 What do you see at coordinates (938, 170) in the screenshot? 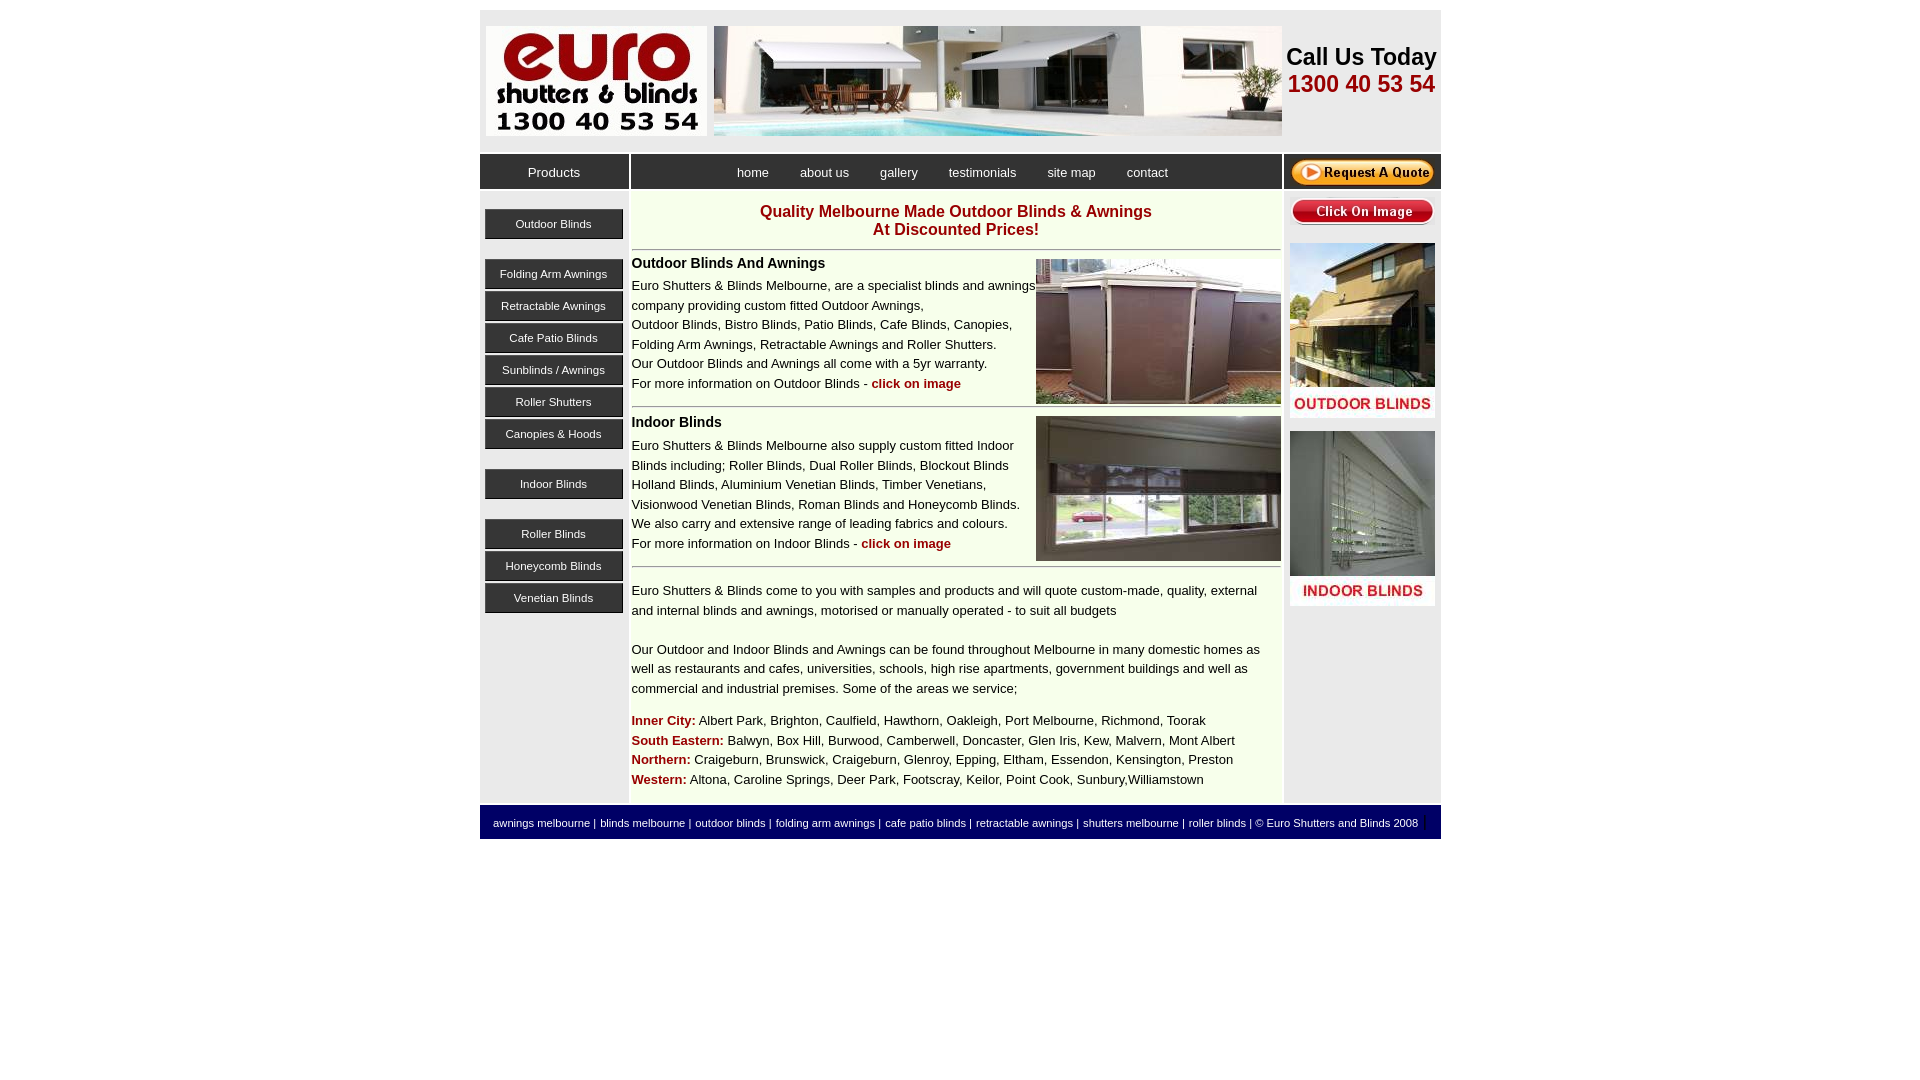
I see `'testimonials'` at bounding box center [938, 170].